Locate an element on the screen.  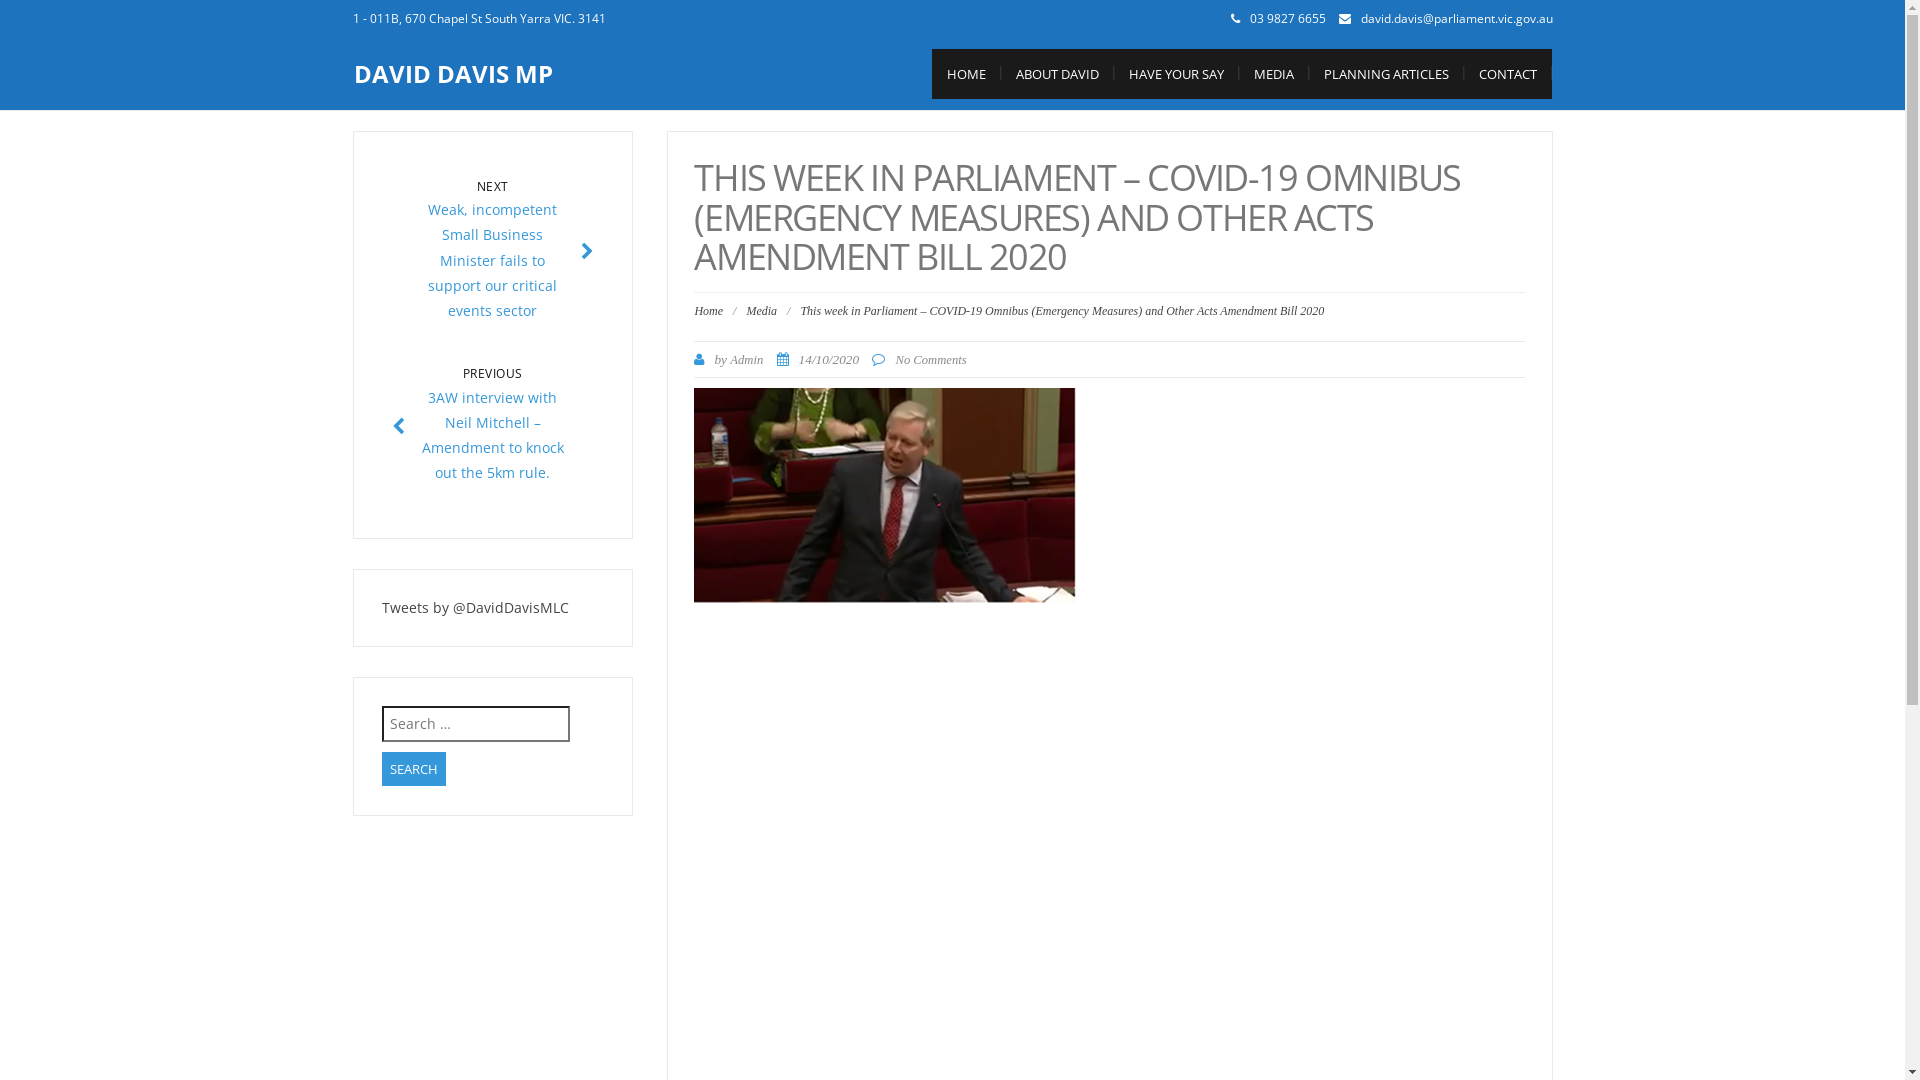
'Media' is located at coordinates (760, 311).